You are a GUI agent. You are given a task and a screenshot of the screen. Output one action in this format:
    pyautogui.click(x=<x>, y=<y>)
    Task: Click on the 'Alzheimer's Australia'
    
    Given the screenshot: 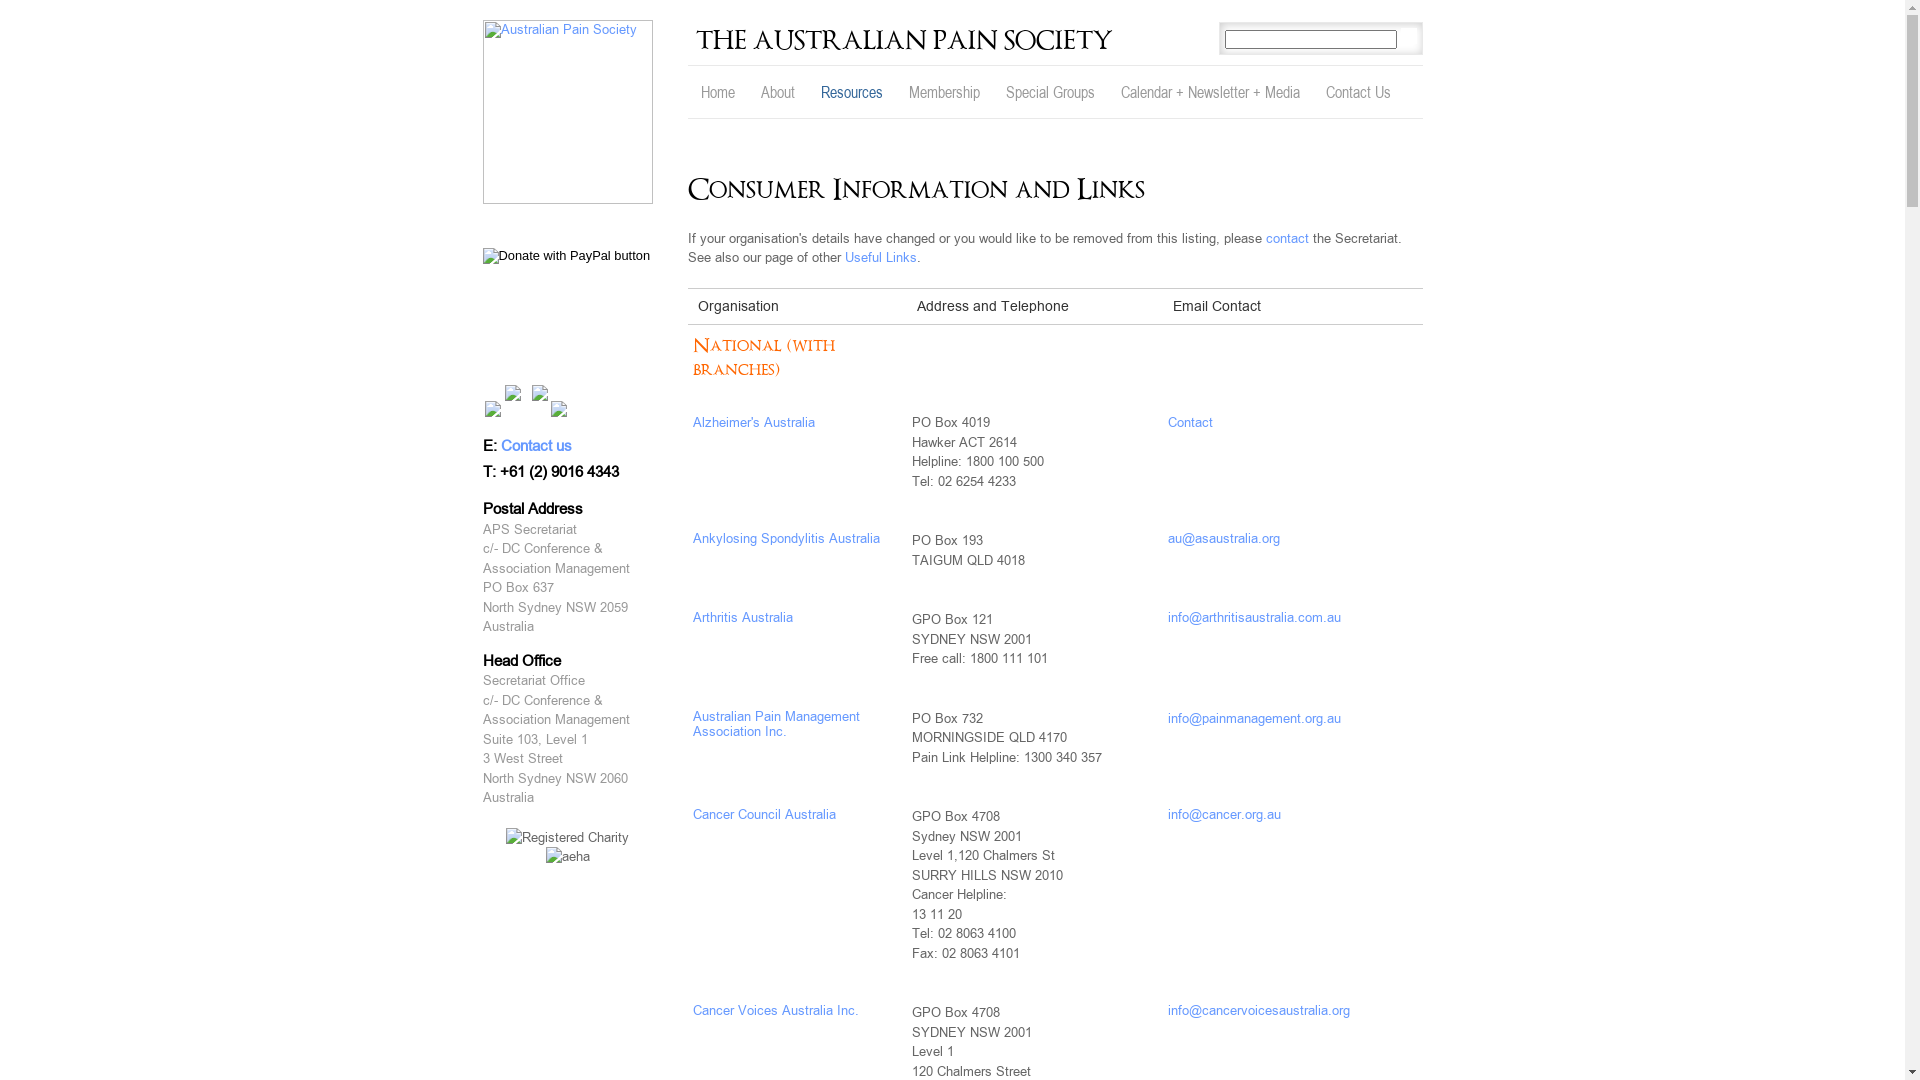 What is the action you would take?
    pyautogui.click(x=752, y=421)
    